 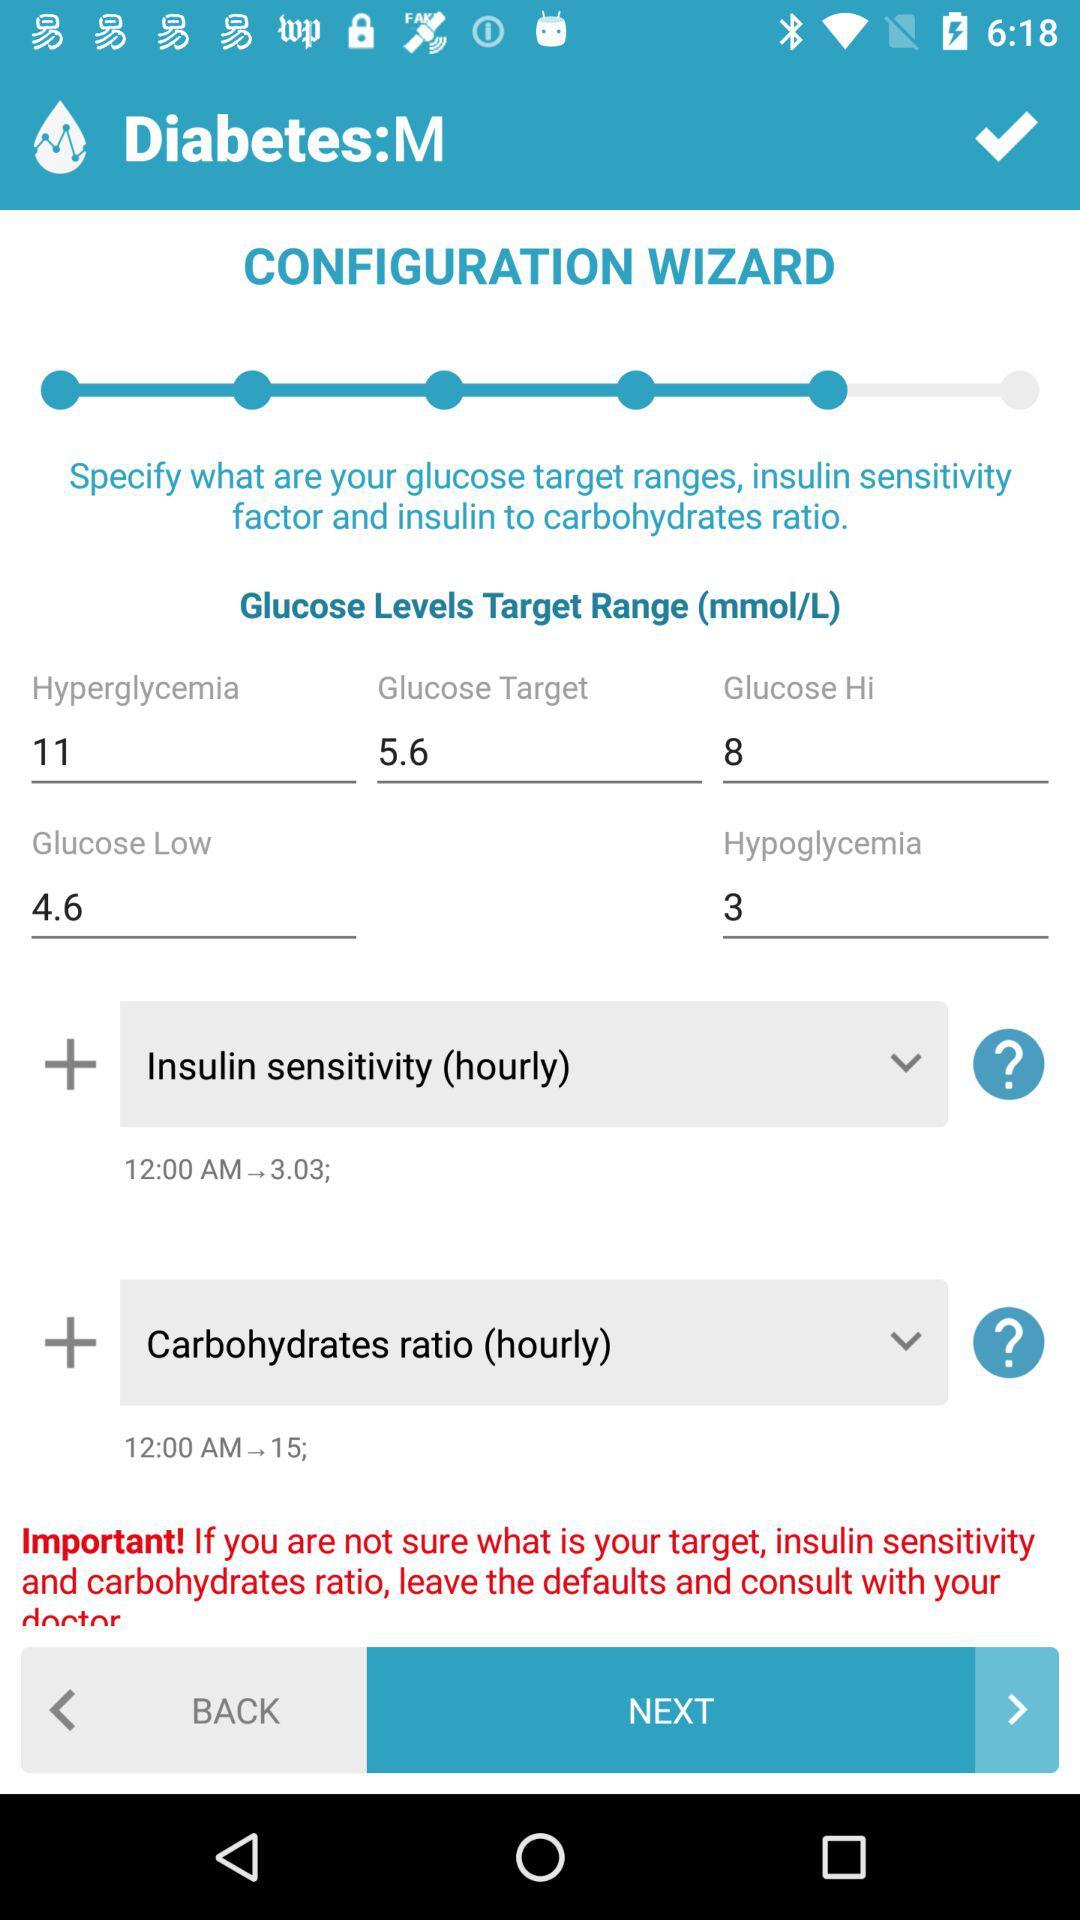 What do you see at coordinates (711, 1708) in the screenshot?
I see `the next item` at bounding box center [711, 1708].